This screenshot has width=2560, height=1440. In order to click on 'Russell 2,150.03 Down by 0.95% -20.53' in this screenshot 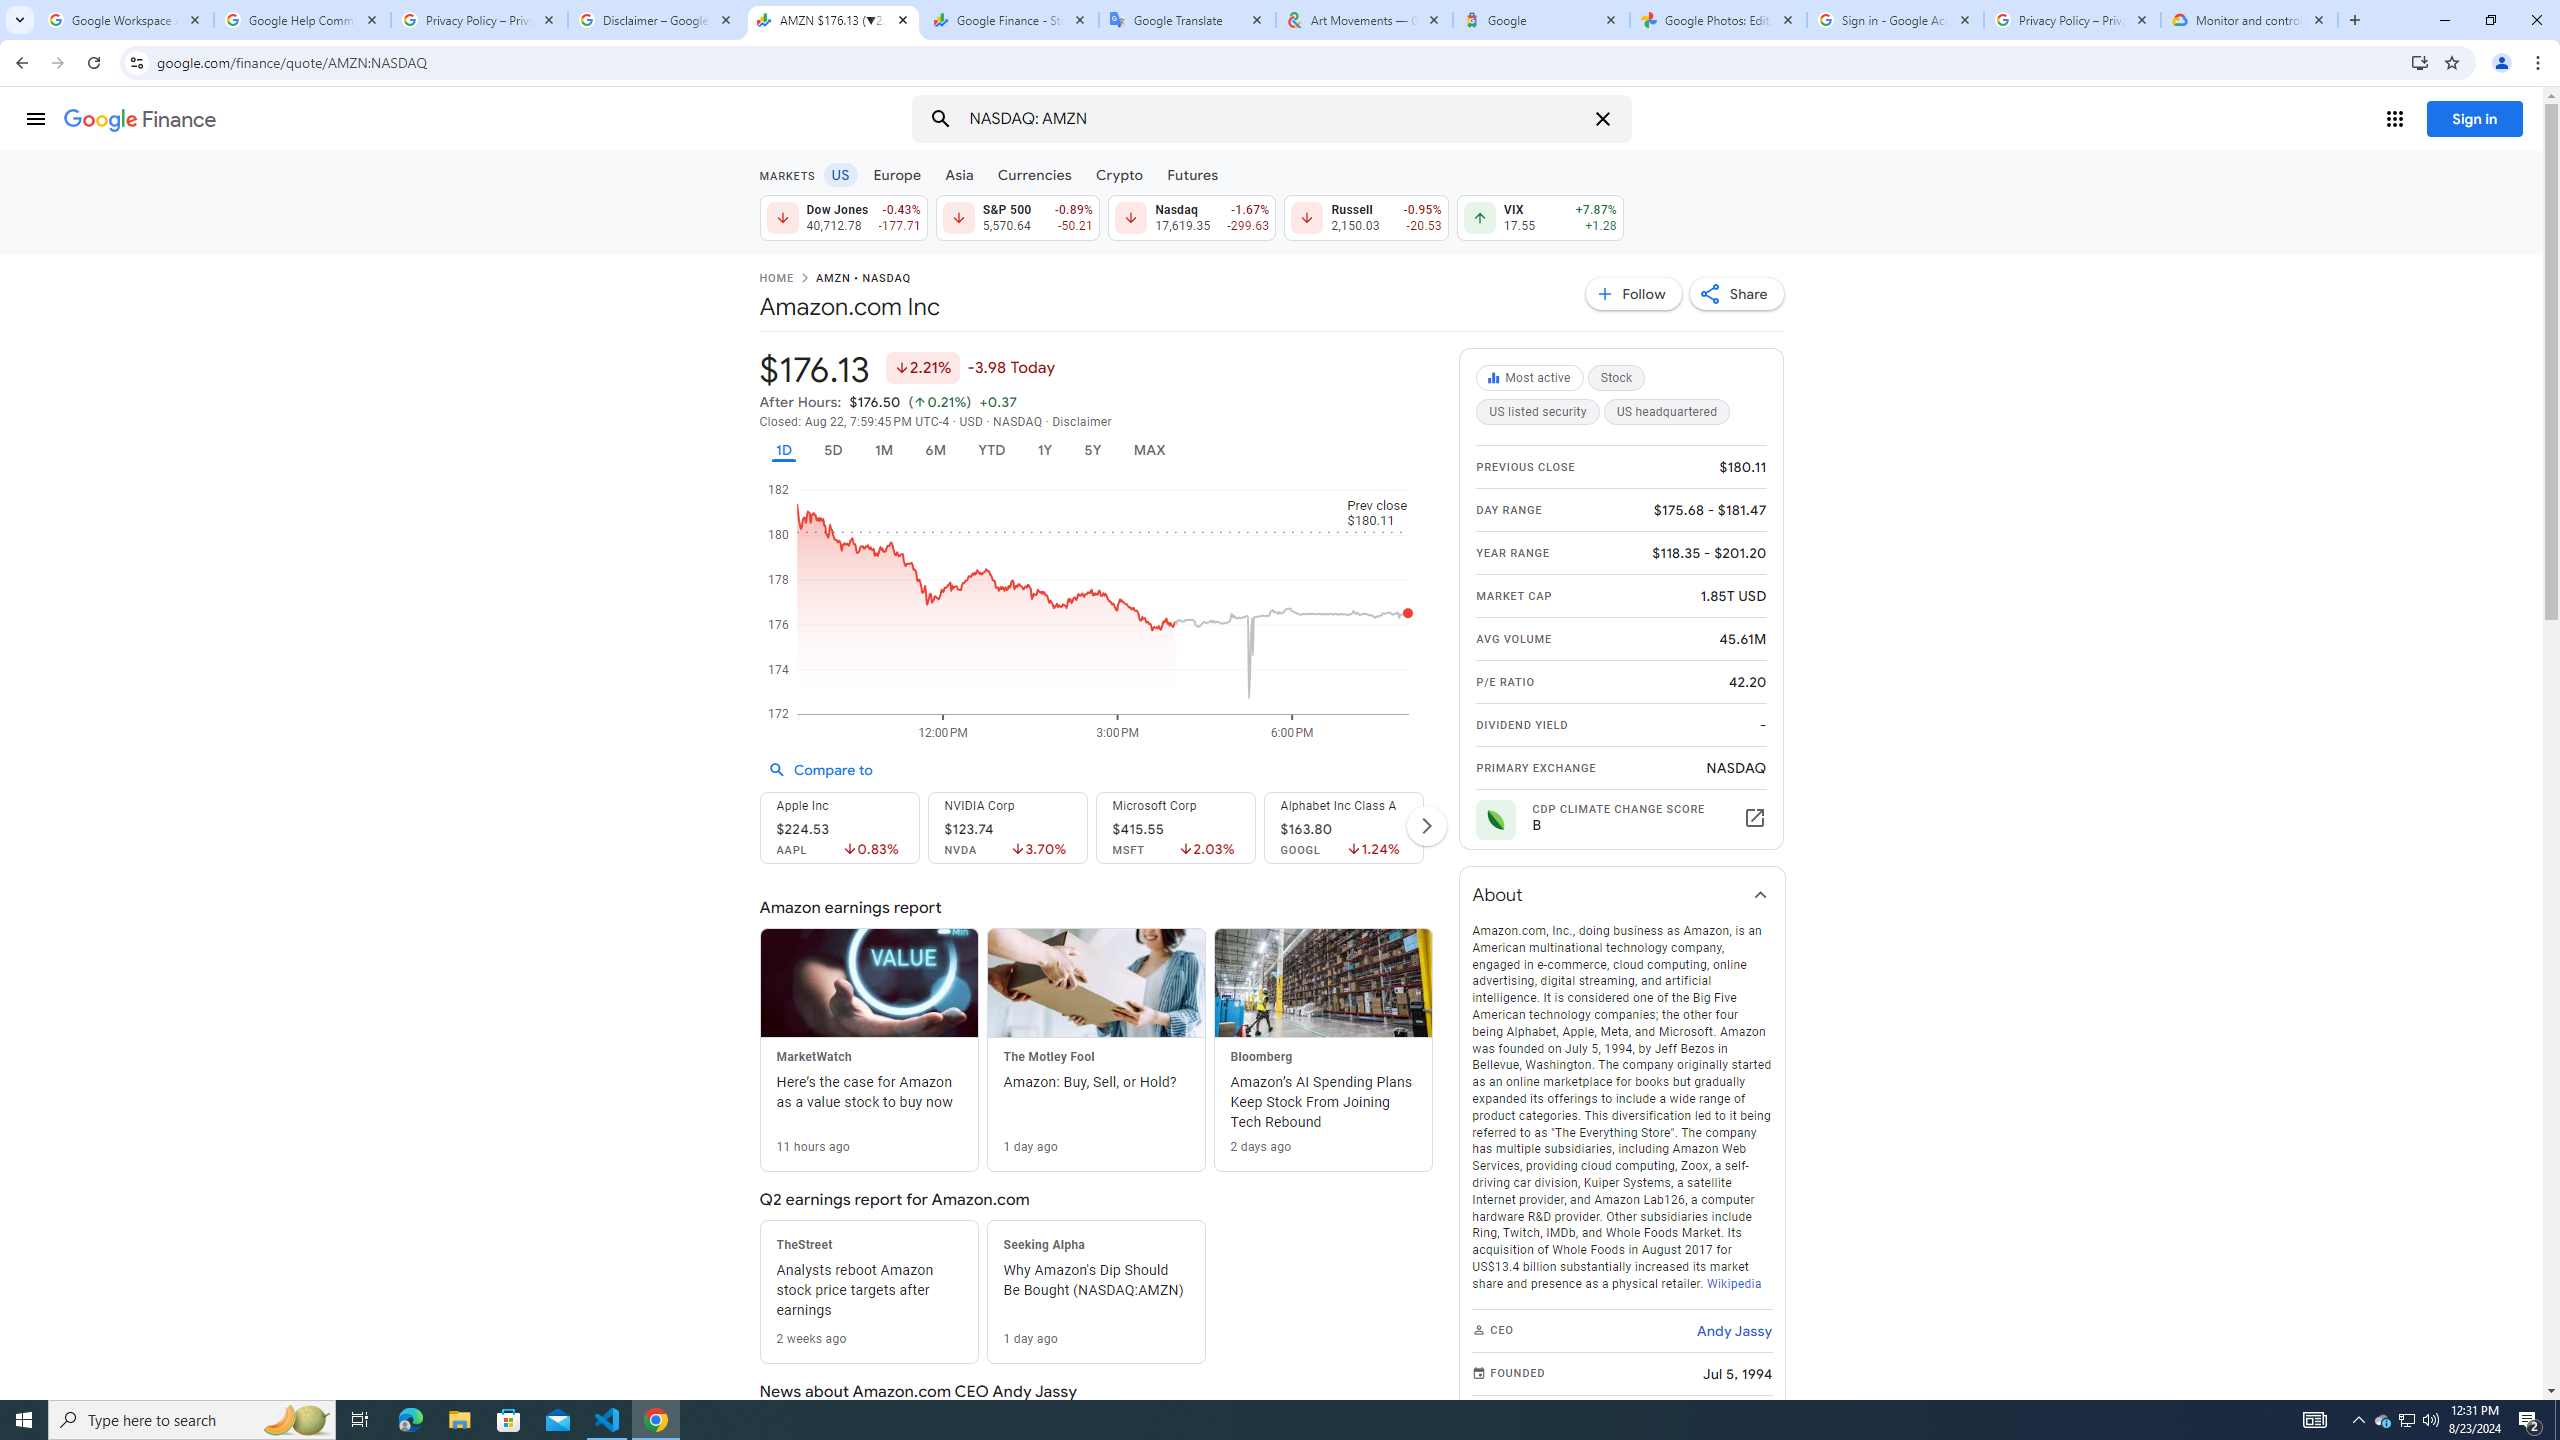, I will do `click(1366, 217)`.